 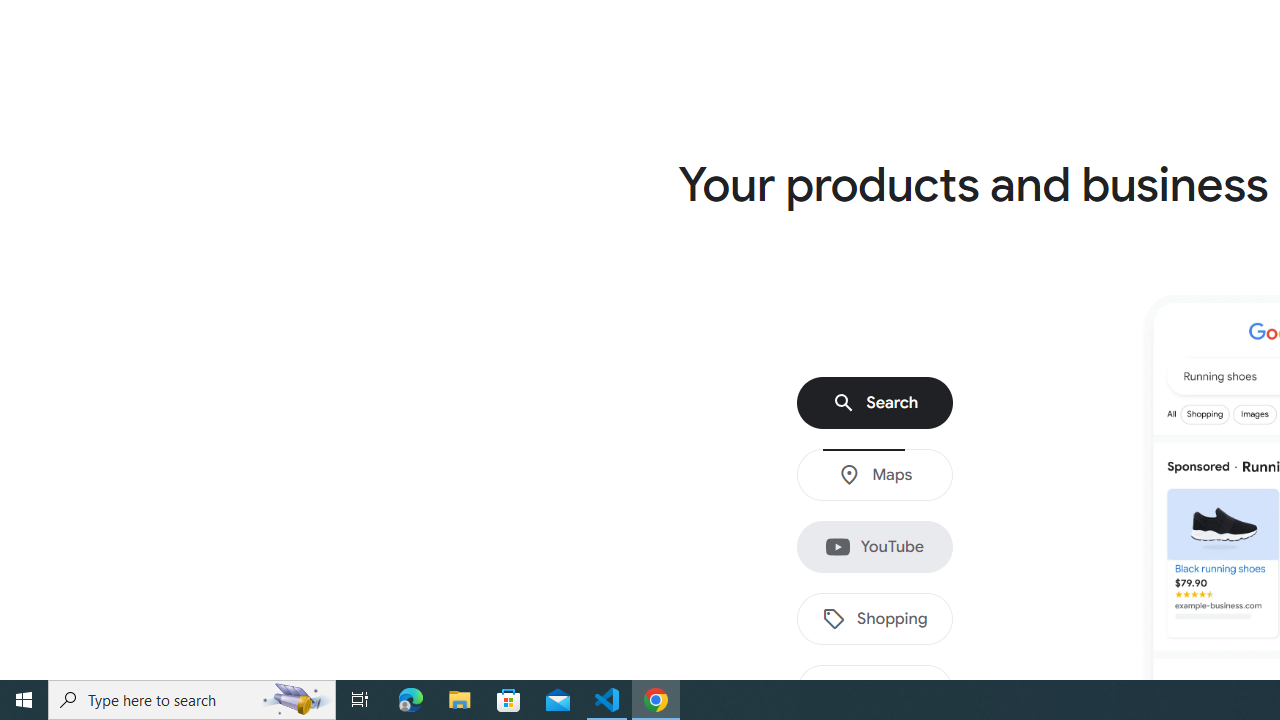 What do you see at coordinates (410, 698) in the screenshot?
I see `'Microsoft Edge'` at bounding box center [410, 698].